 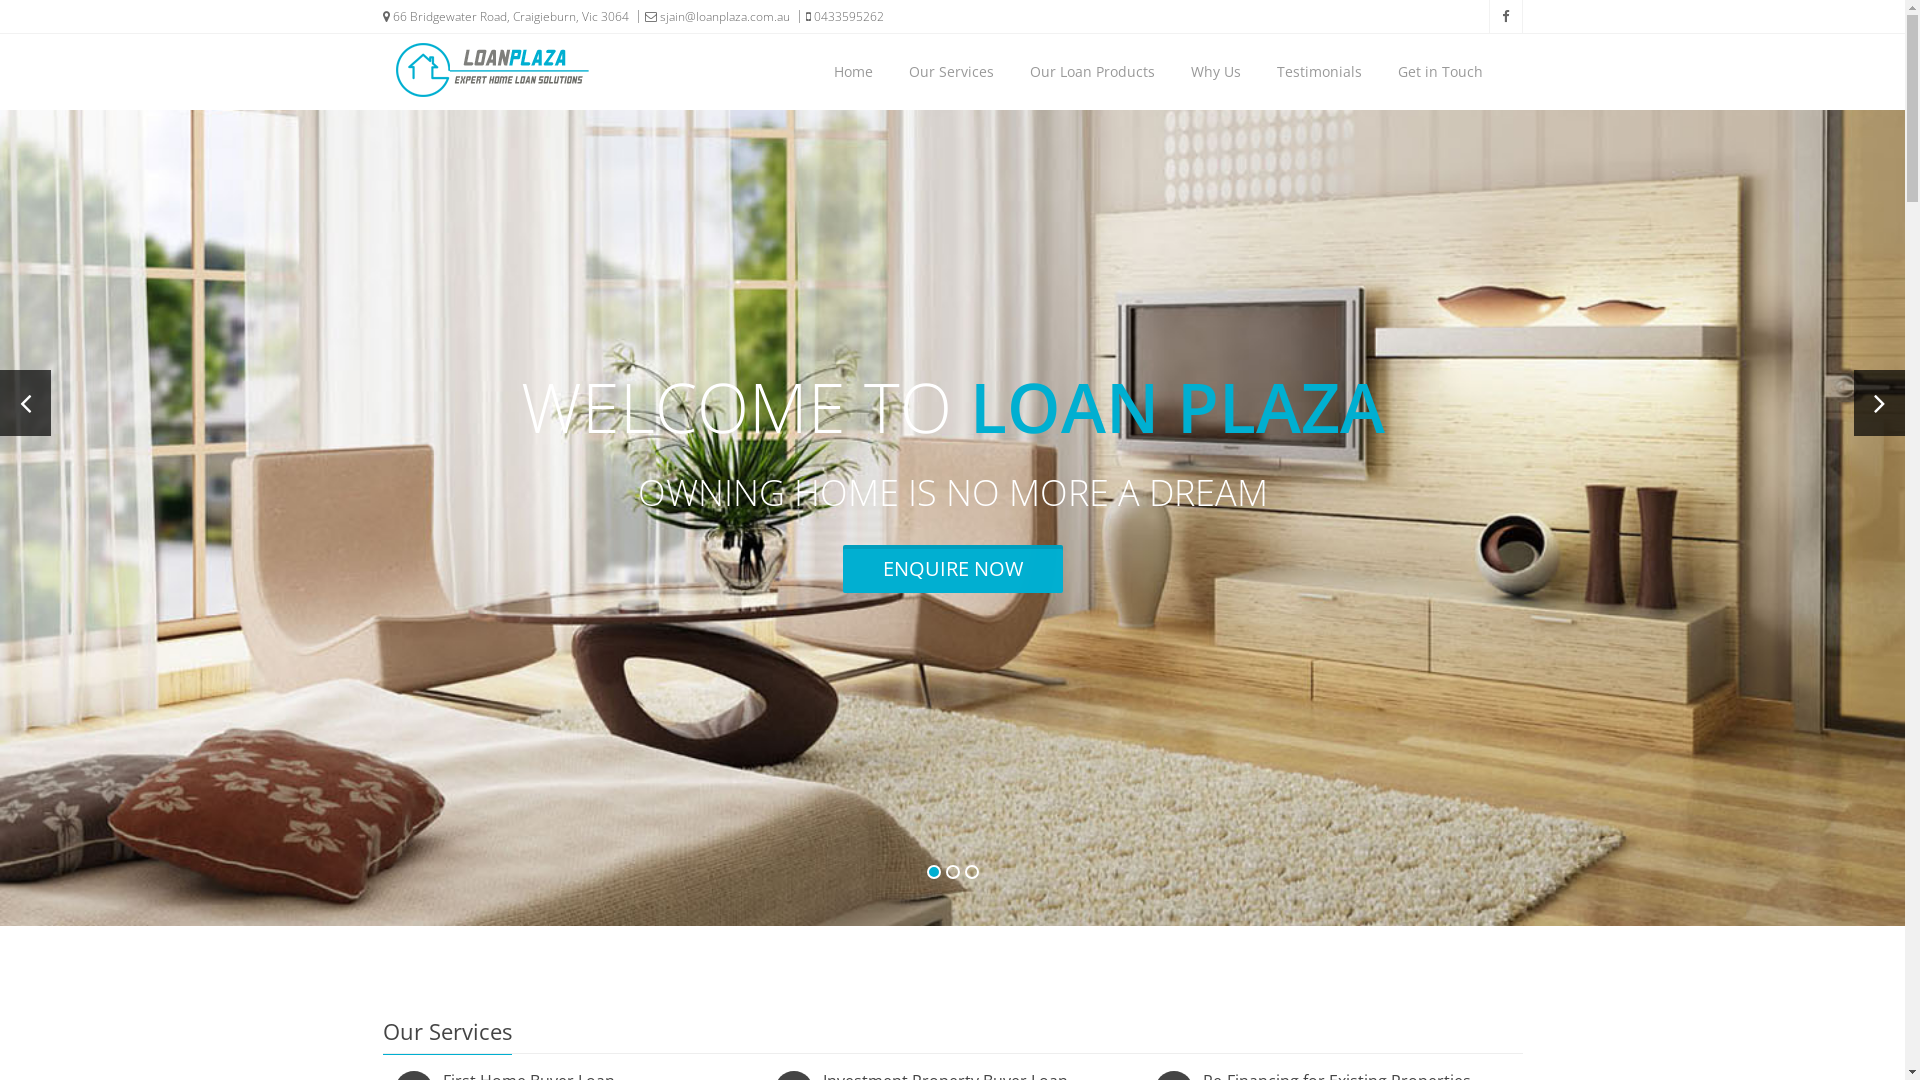 I want to click on '0433595262', so click(x=837, y=16).